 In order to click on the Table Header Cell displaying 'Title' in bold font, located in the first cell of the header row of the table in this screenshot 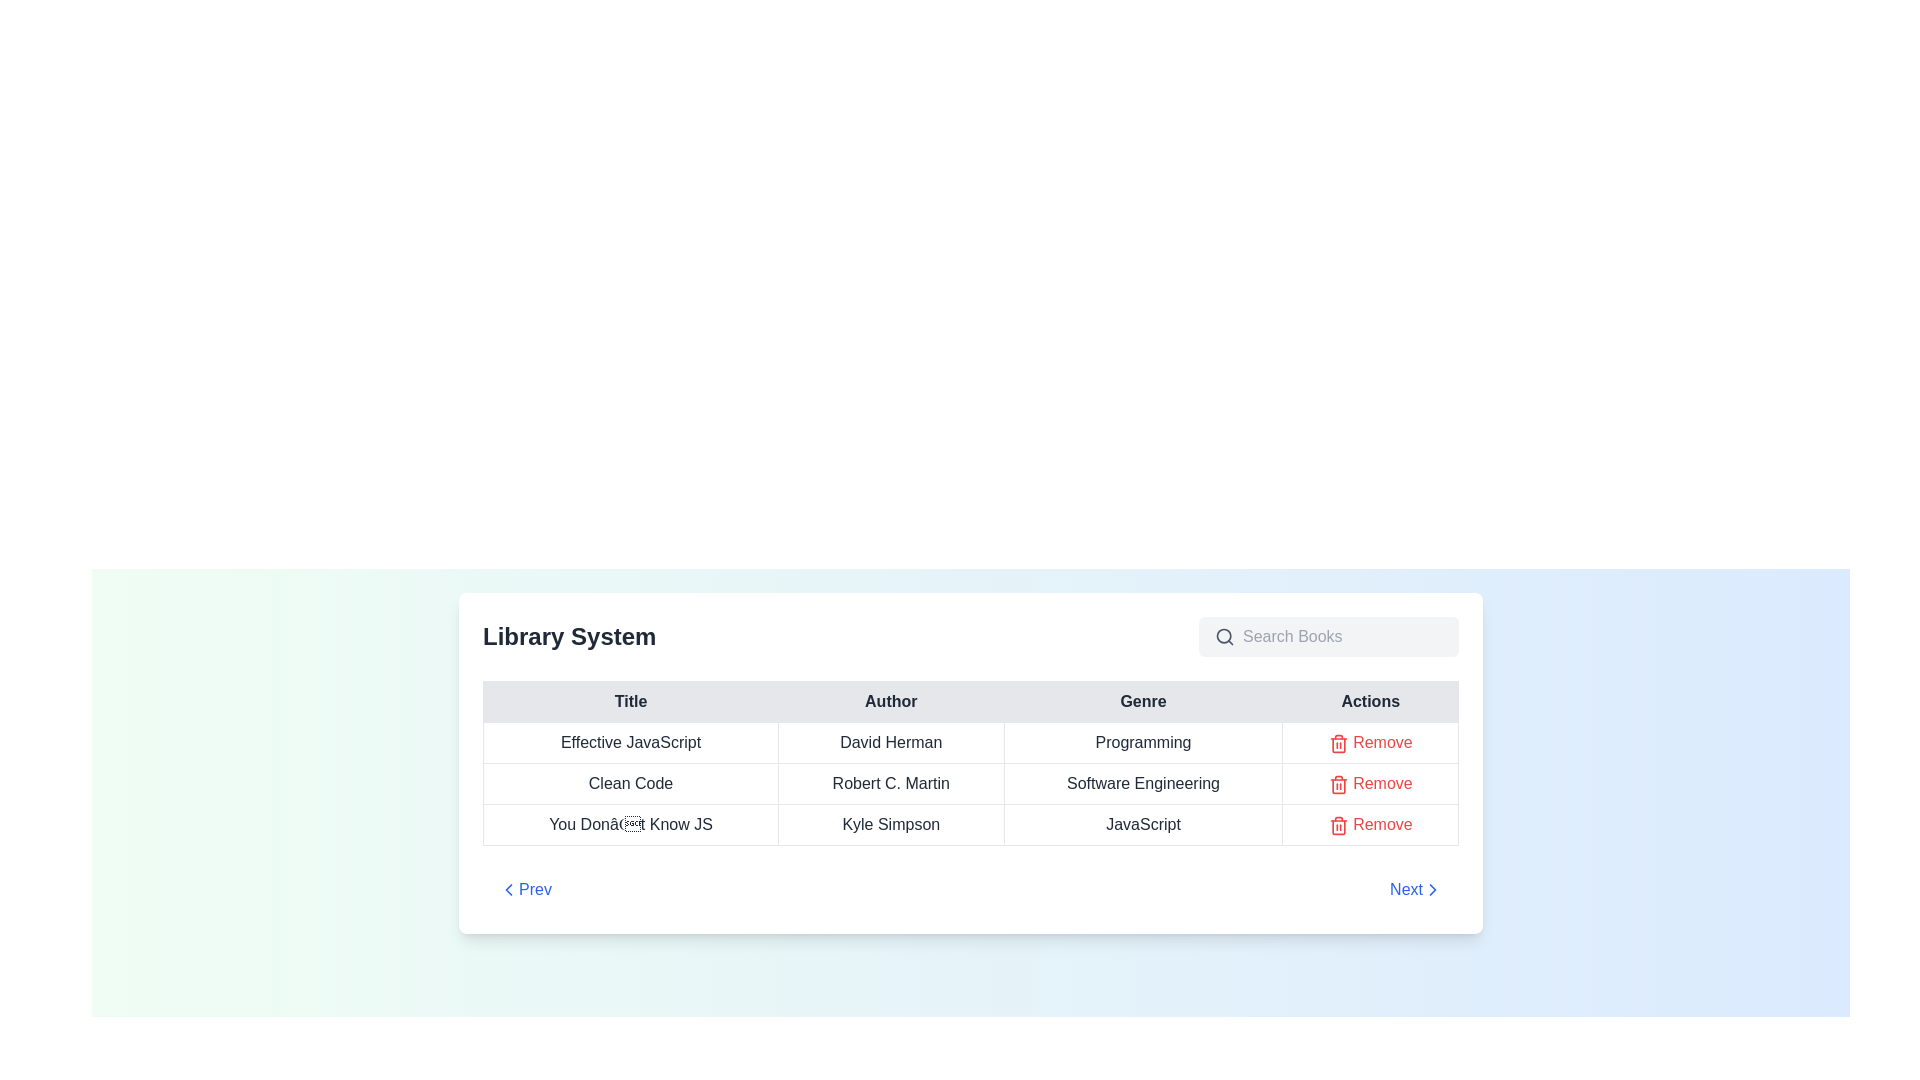, I will do `click(630, 701)`.